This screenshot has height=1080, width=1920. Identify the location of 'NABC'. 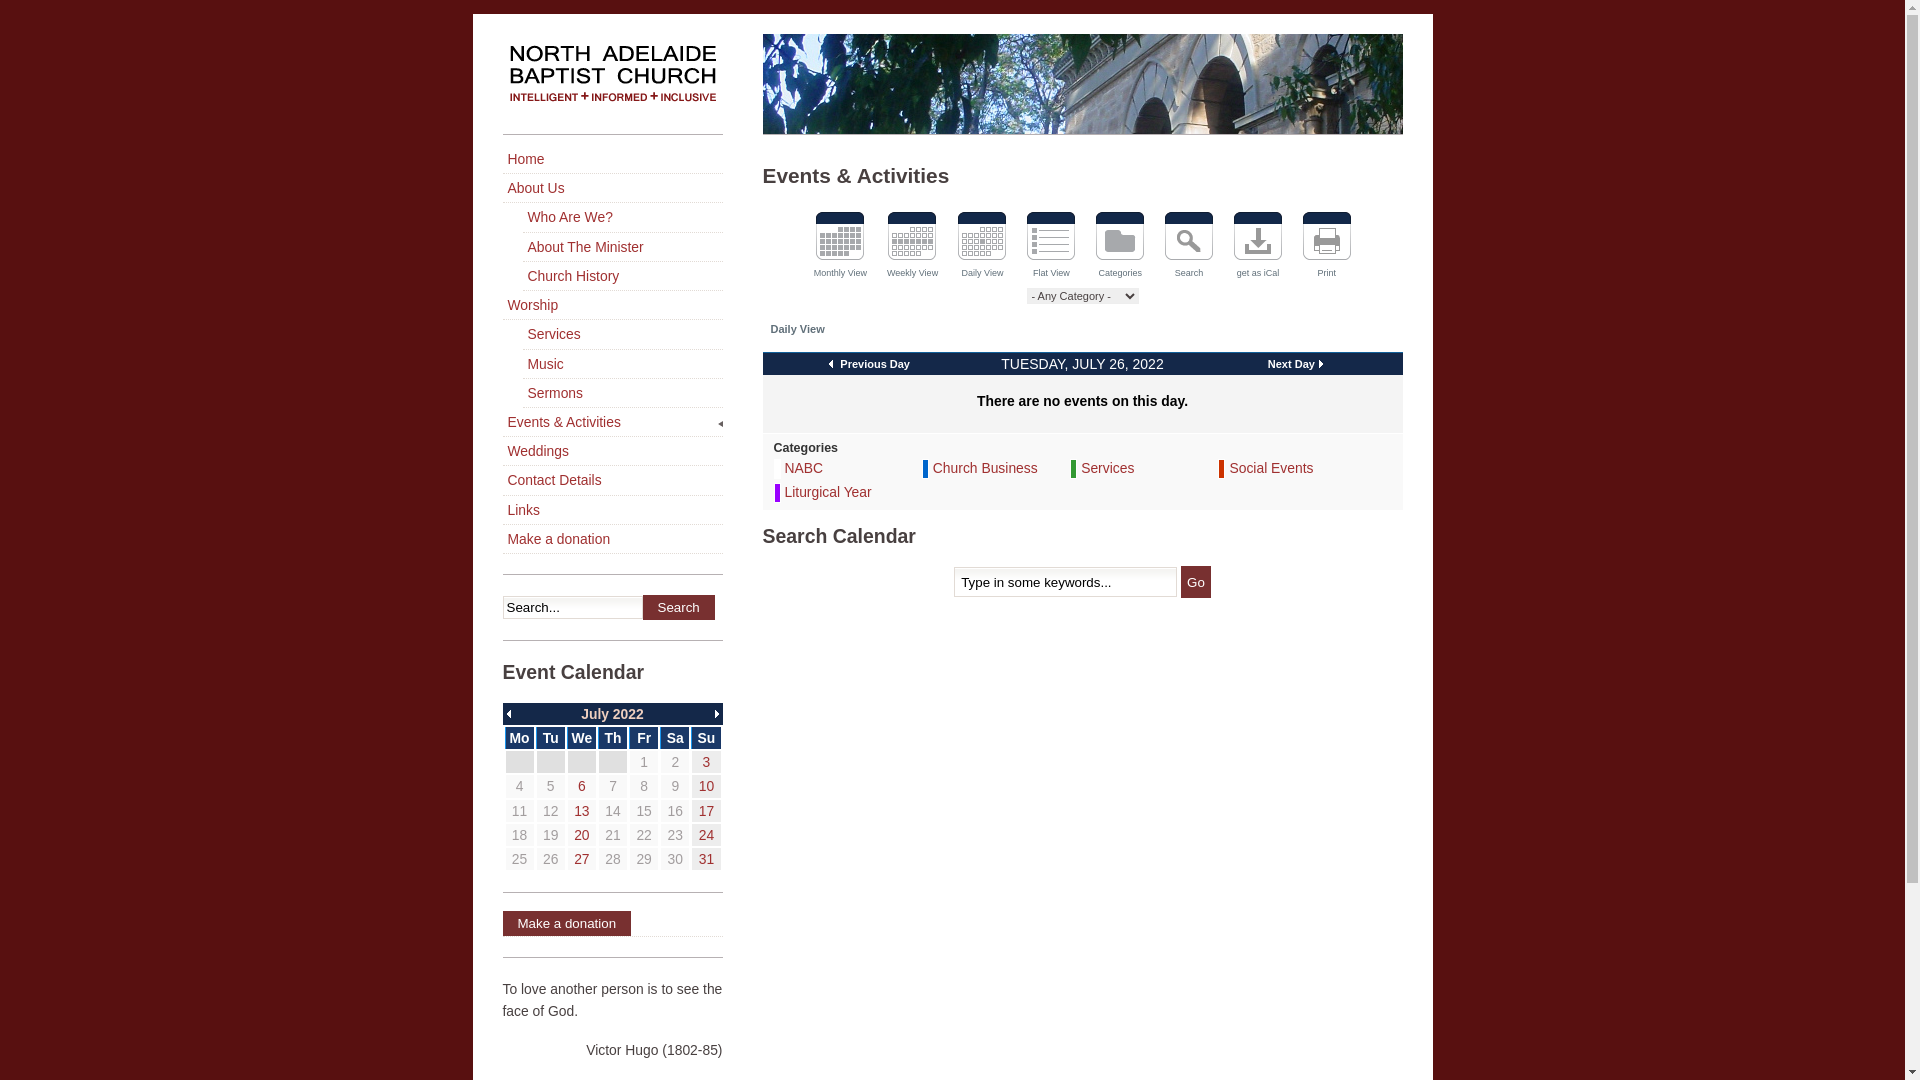
(803, 467).